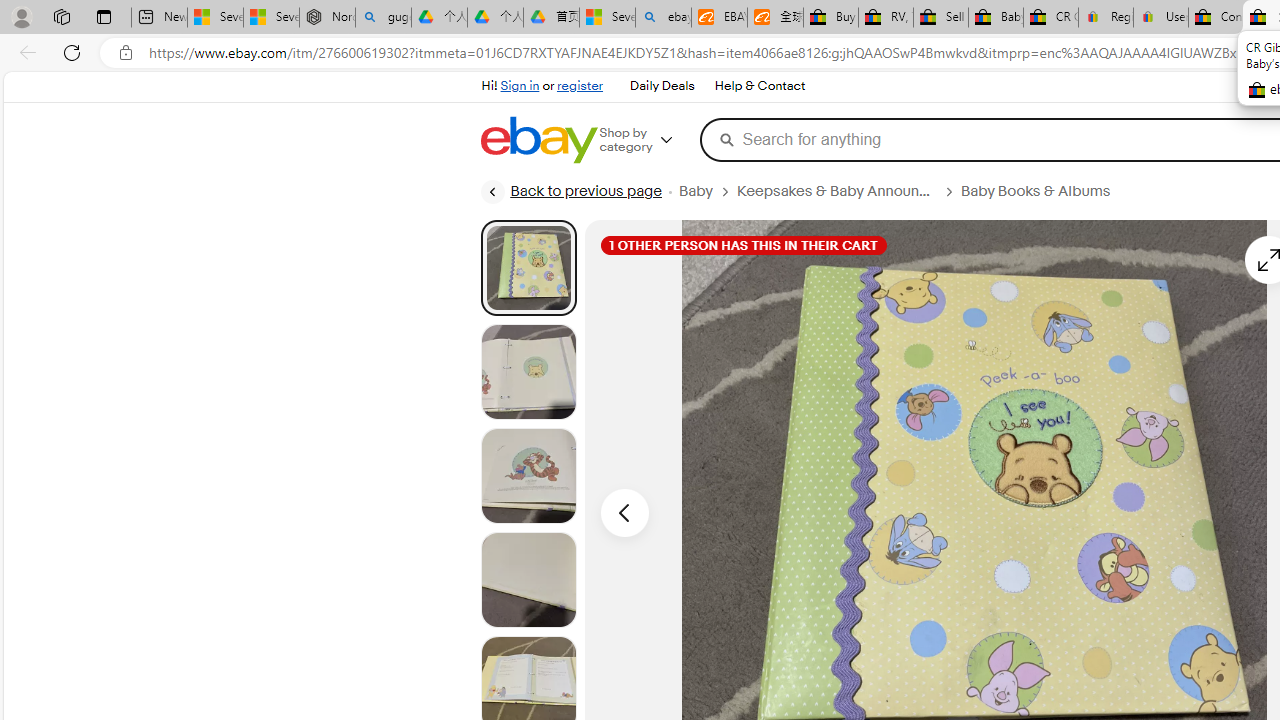 This screenshot has width=1280, height=720. I want to click on 'Help & Contact', so click(758, 85).